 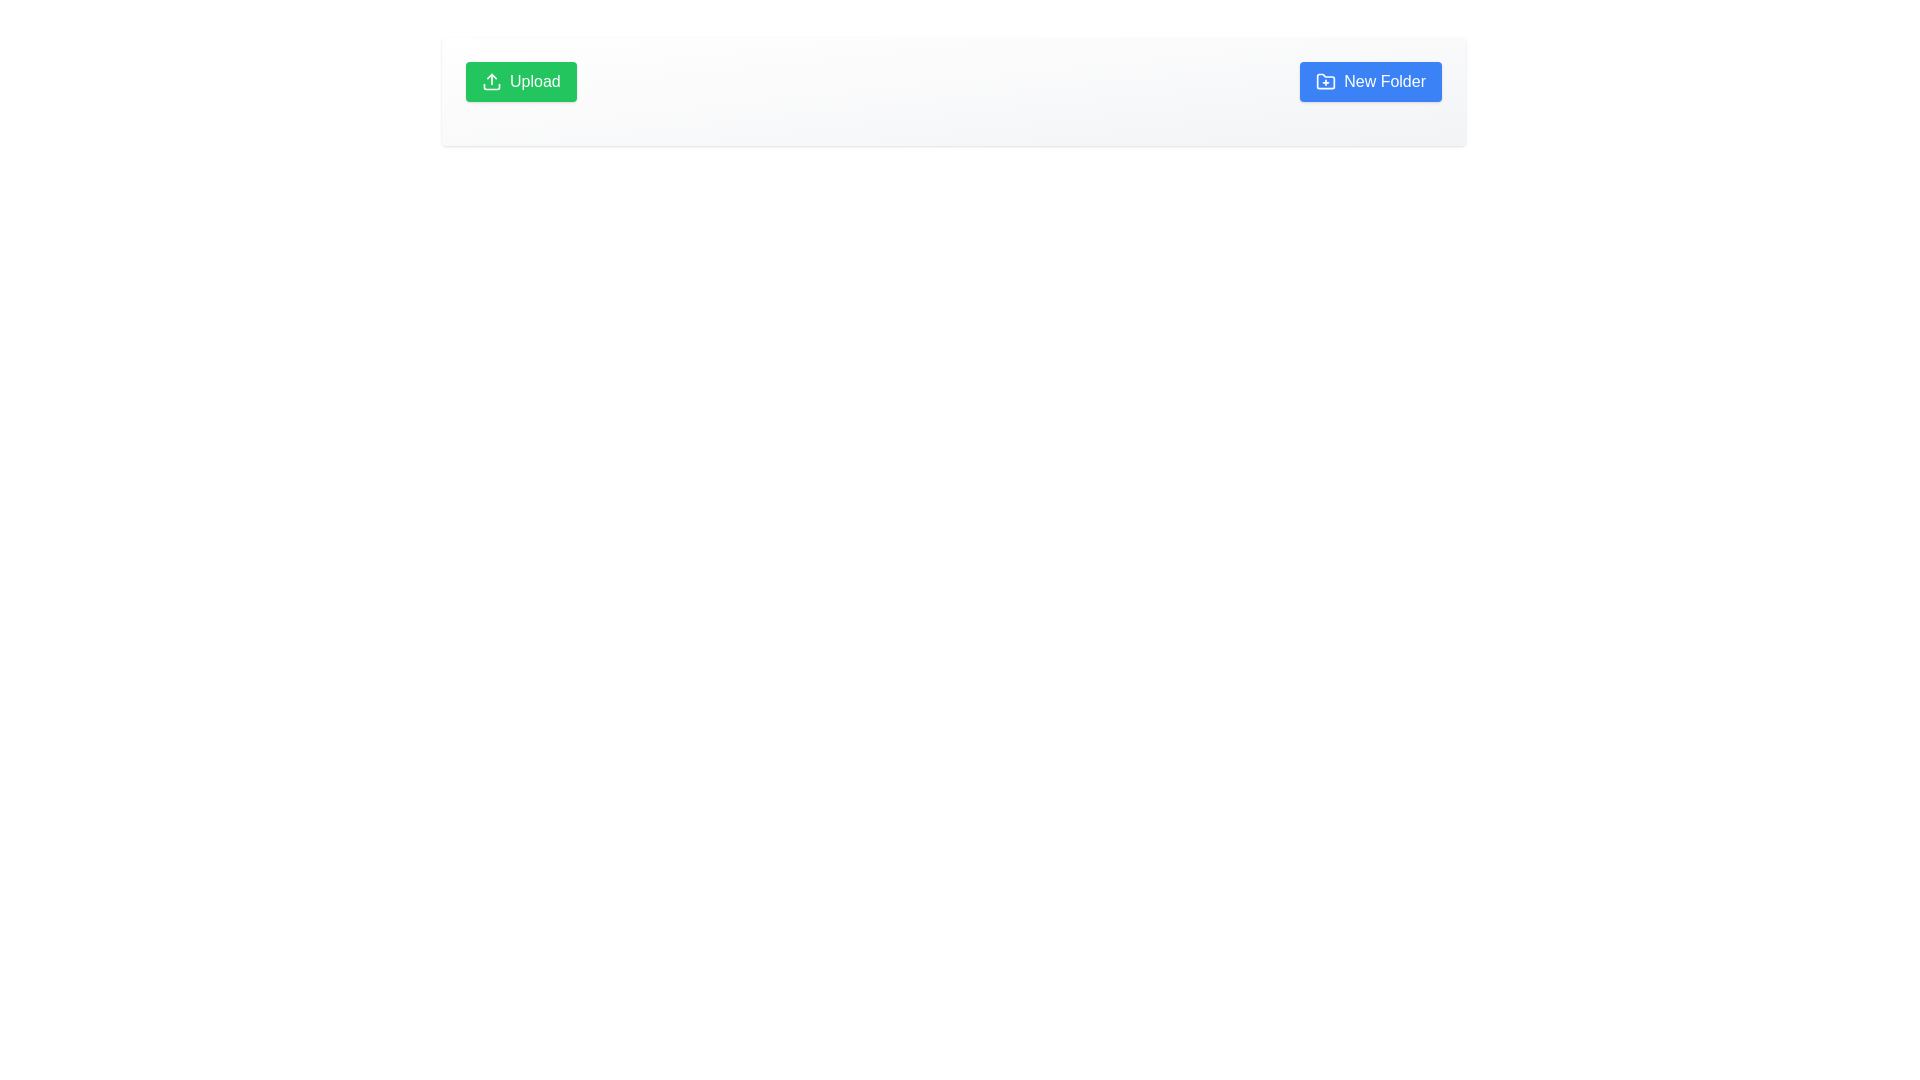 I want to click on graphical icon component, which consists of a horizontal line and is located to the left of the 'Upload' label in the green button, so click(x=491, y=86).